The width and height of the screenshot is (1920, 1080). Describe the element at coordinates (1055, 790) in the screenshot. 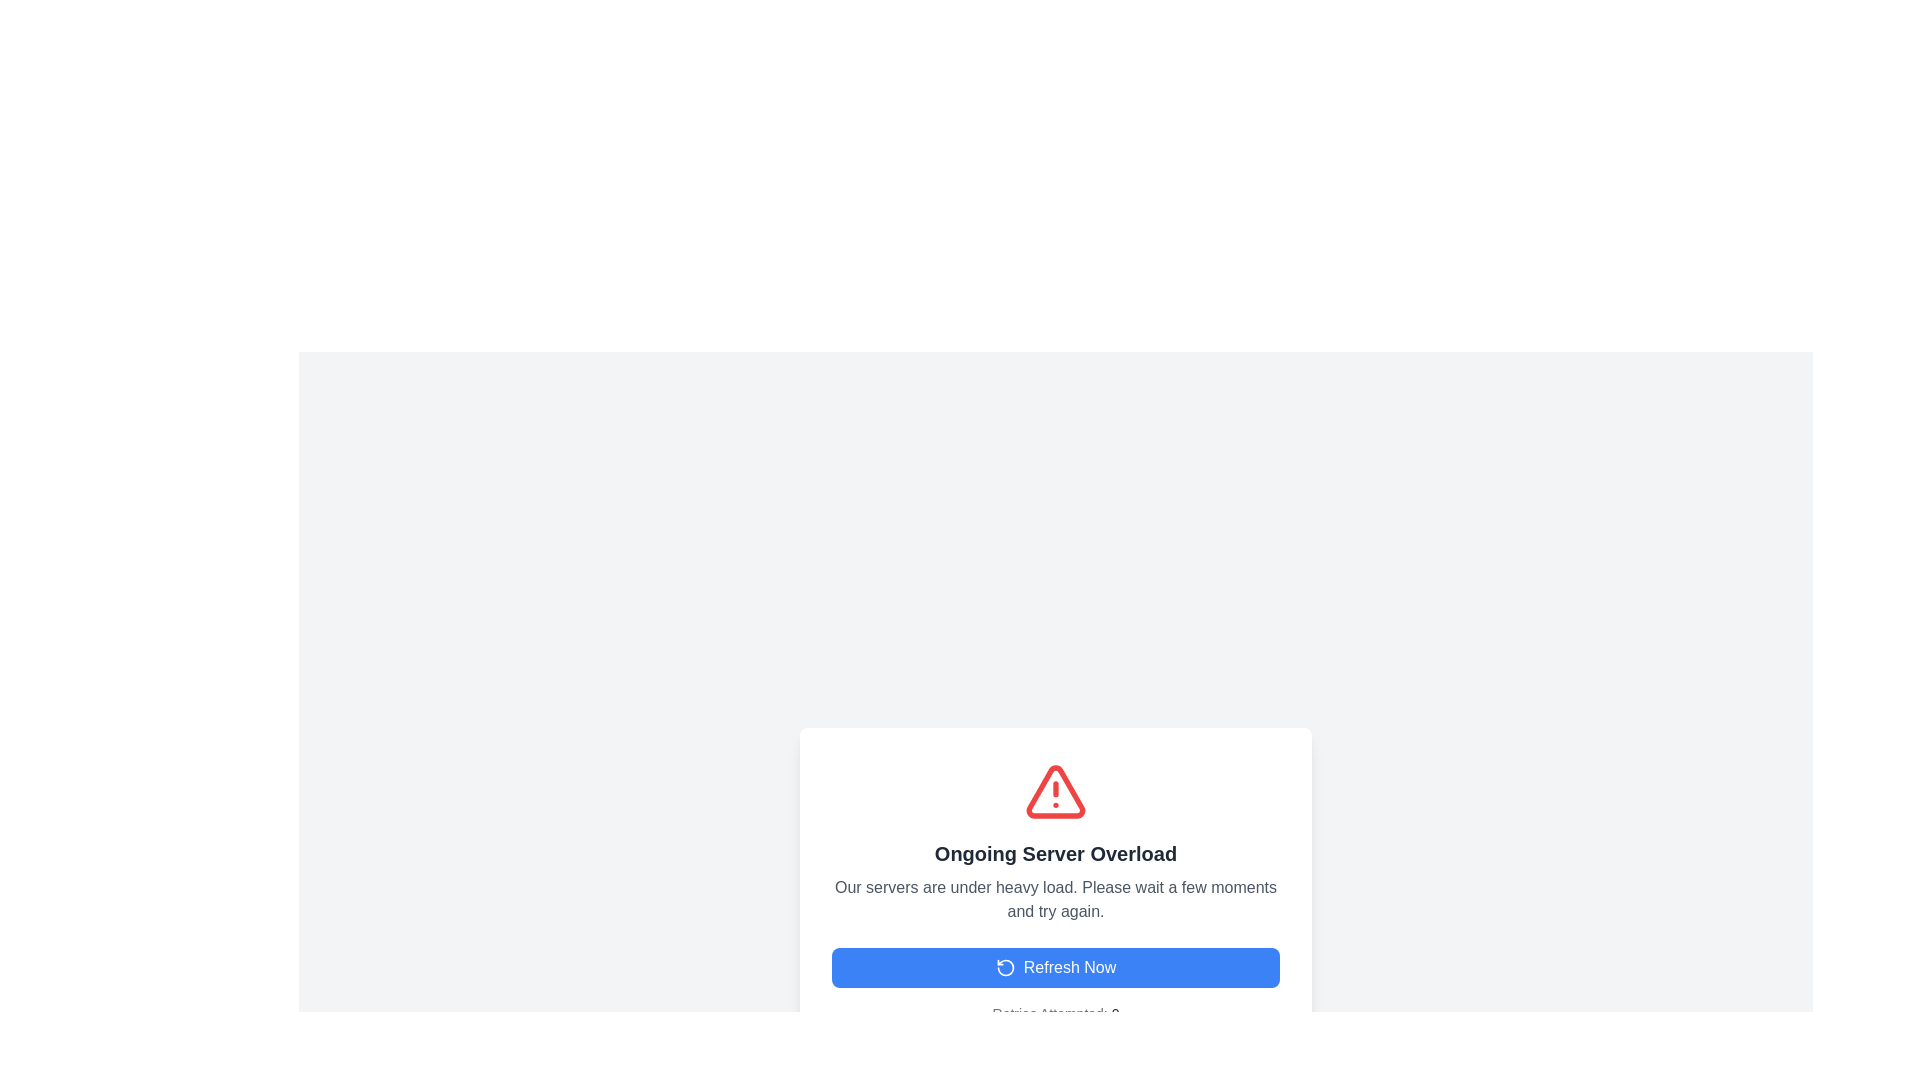

I see `the alert icon located at the center of the modal, directly above the text 'Ongoing Server Overload', to draw attention to the warning message` at that location.